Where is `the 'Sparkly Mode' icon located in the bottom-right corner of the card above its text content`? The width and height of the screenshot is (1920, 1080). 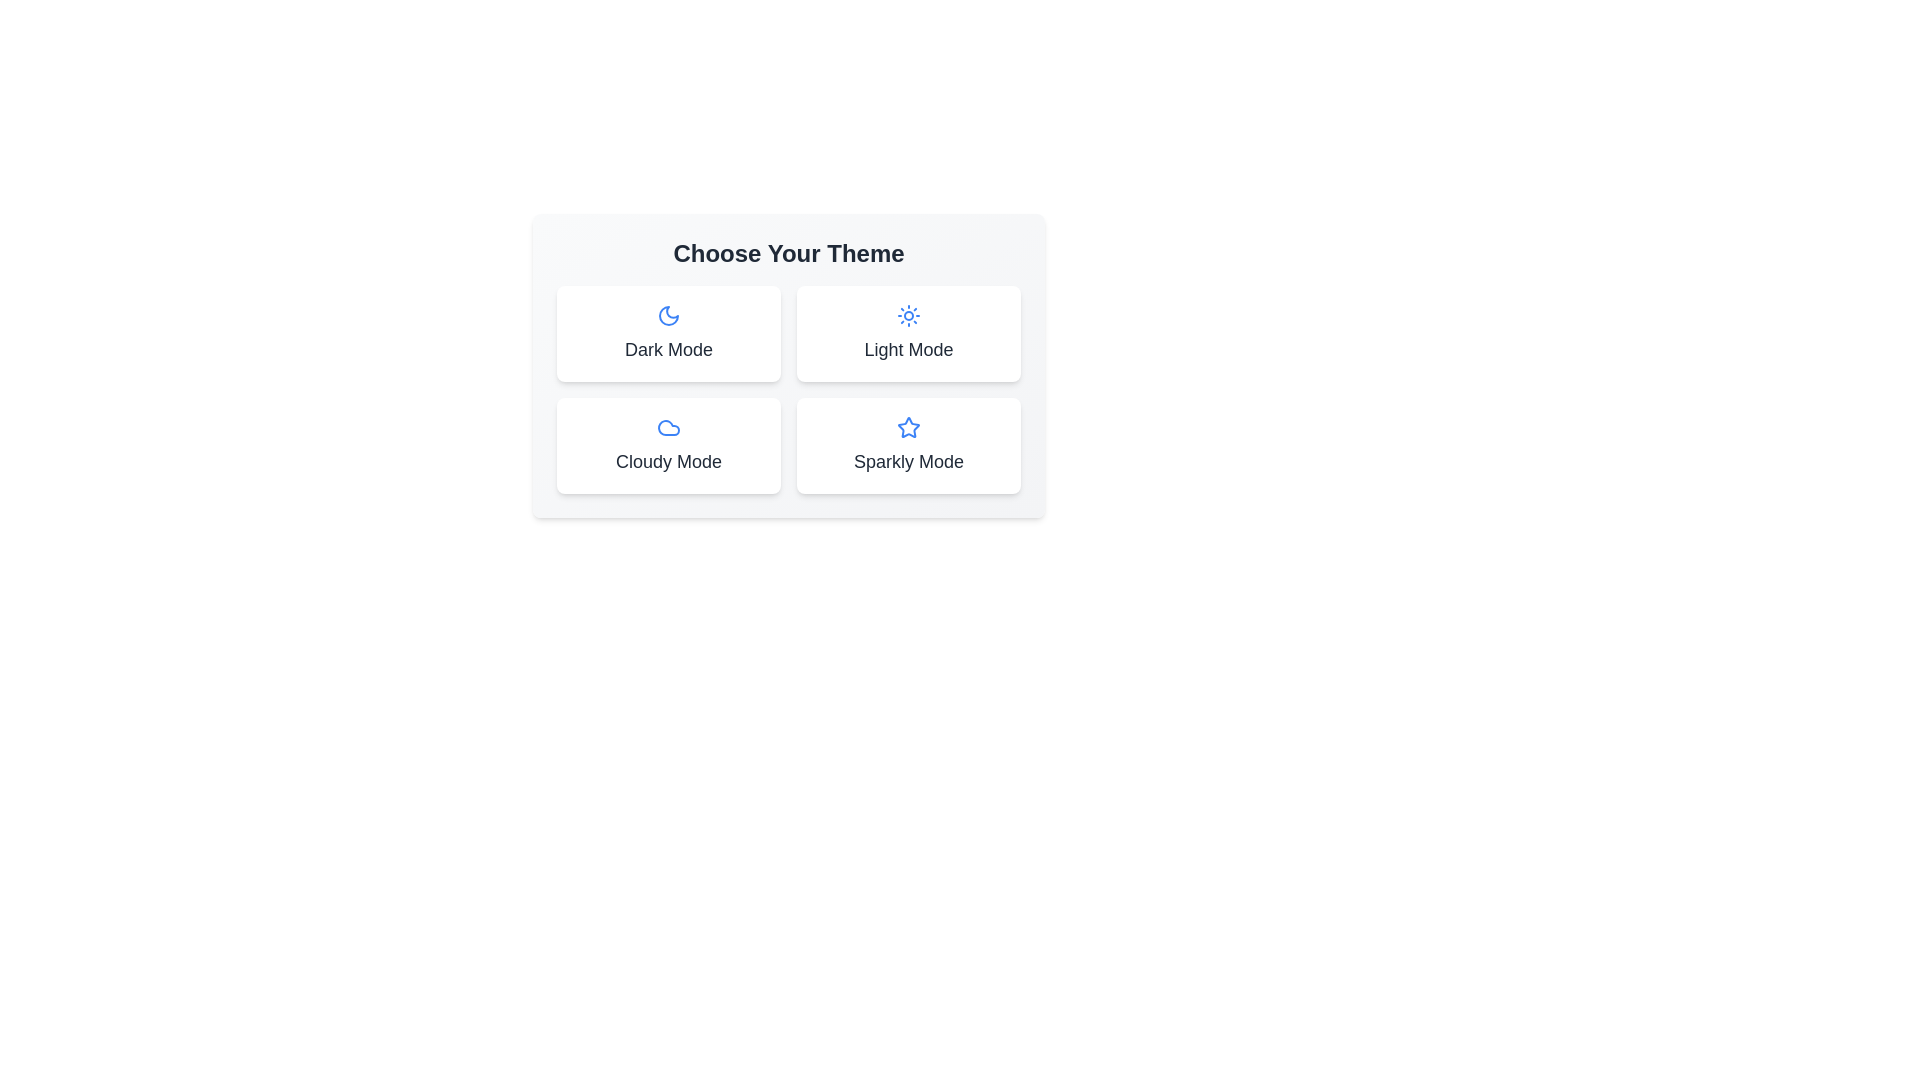 the 'Sparkly Mode' icon located in the bottom-right corner of the card above its text content is located at coordinates (907, 427).